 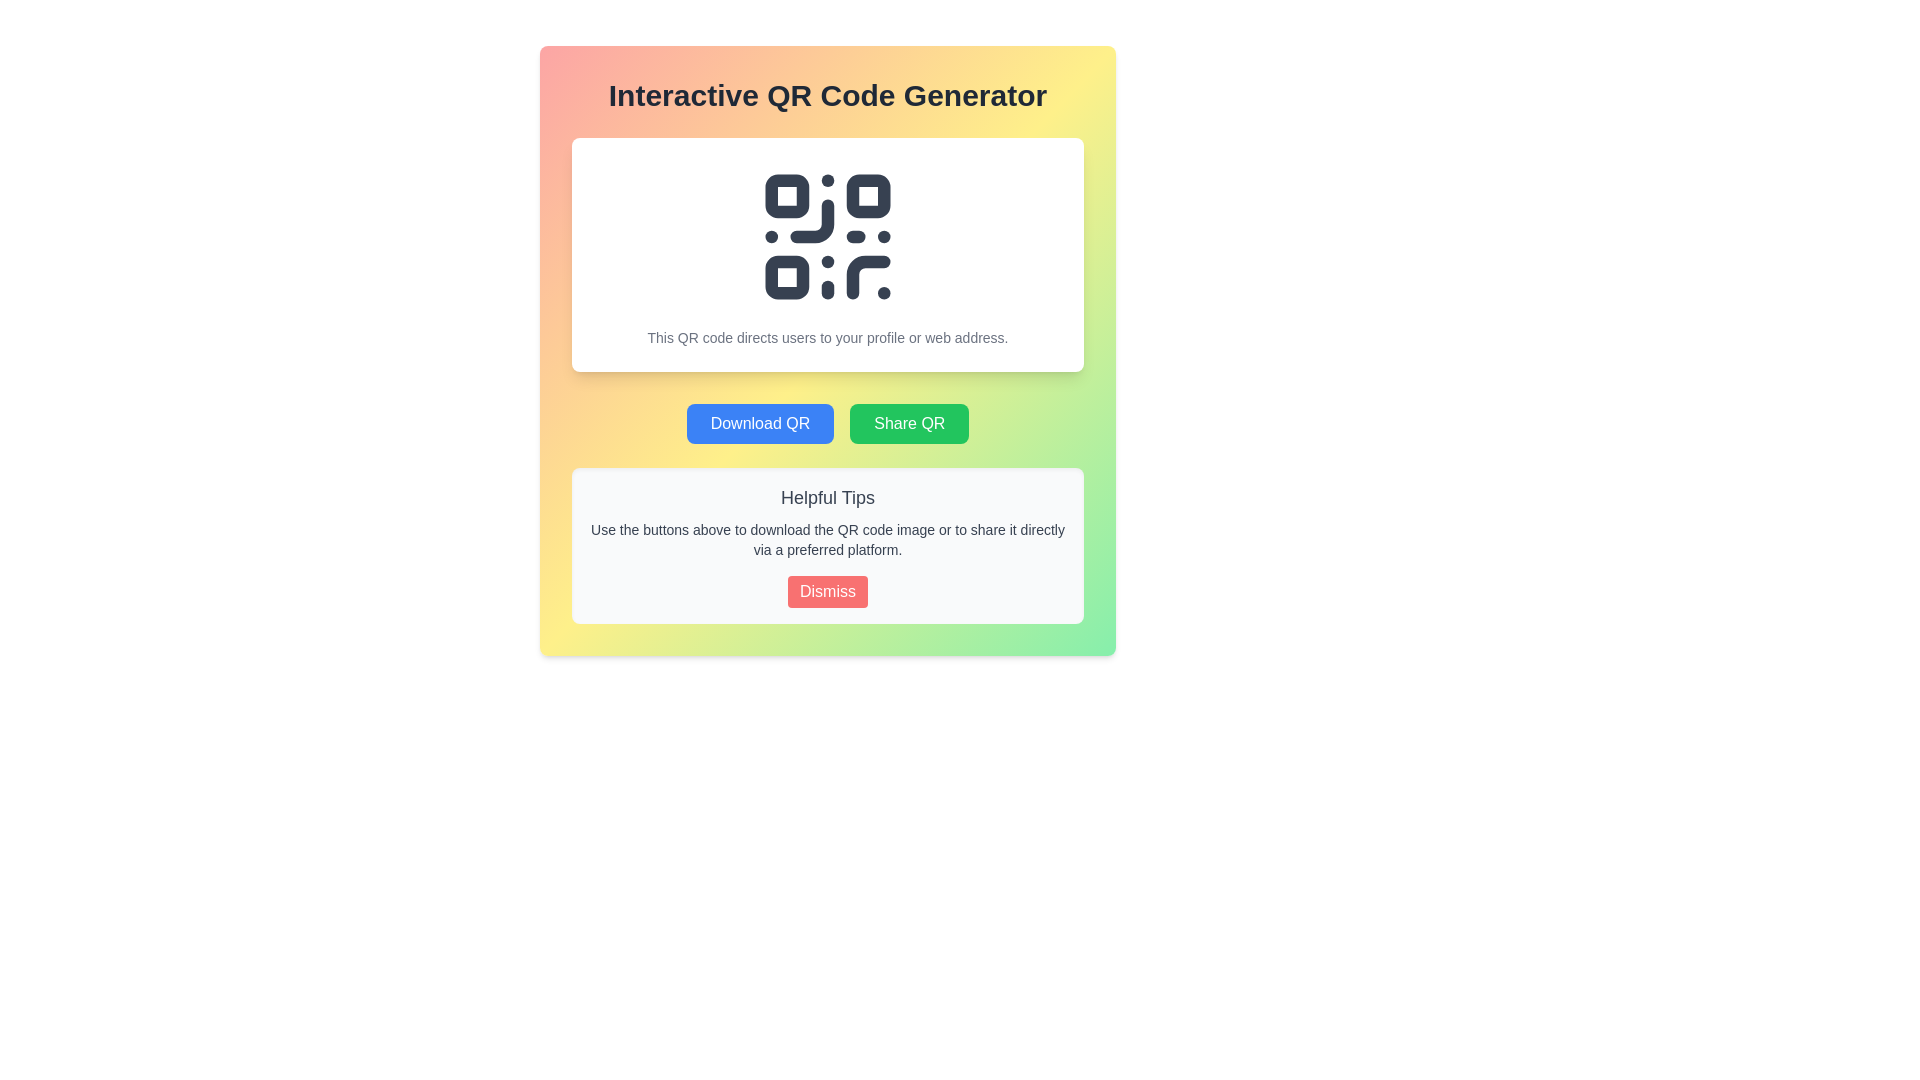 I want to click on the QR code graphic, which is centrally located under the 'Interactive QR Code Generator' header, so click(x=828, y=235).